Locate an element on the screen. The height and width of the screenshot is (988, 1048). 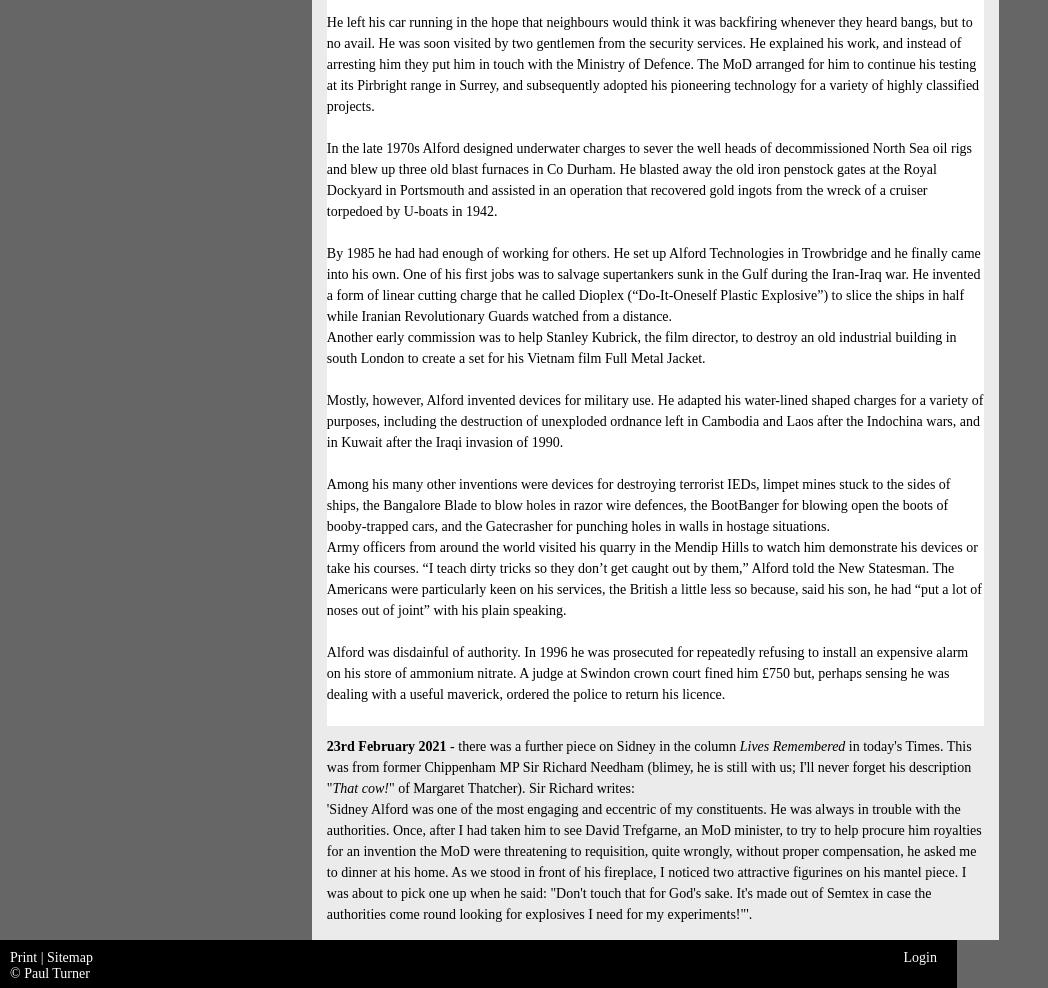
'underwater charges to sever the well heads of decommissioned North Sea oil rigs and blew up three old blast furnaces in Co Durham. He
blasted away the old iron penstock gates at the Royal Dockyard in Portsmouth and assisted in an operation that recovered gold ingots from the wreck of a cruiser torpedoed by U-boats in
1942.' is located at coordinates (647, 179).